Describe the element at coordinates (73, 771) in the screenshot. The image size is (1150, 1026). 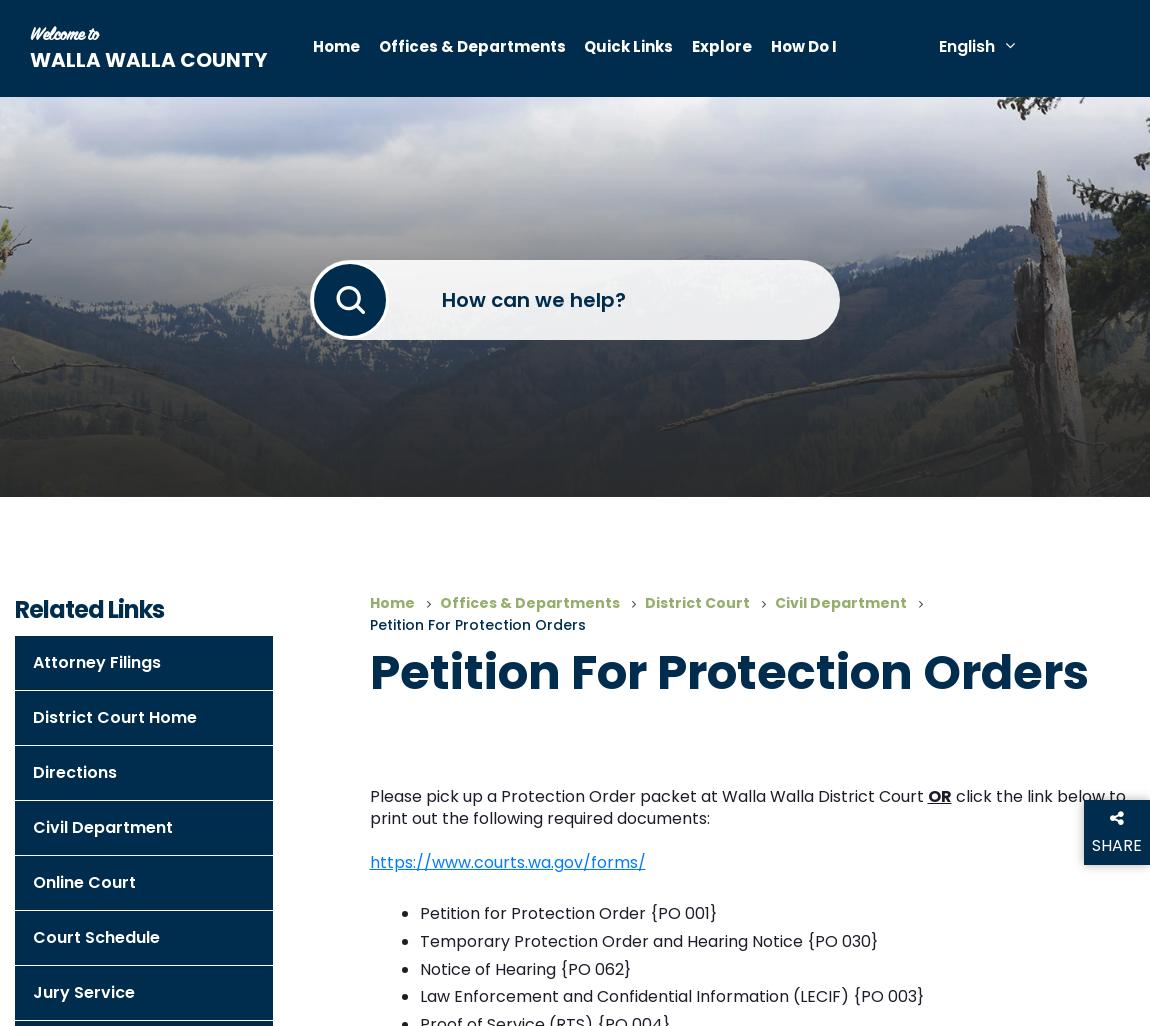
I see `'Directions'` at that location.